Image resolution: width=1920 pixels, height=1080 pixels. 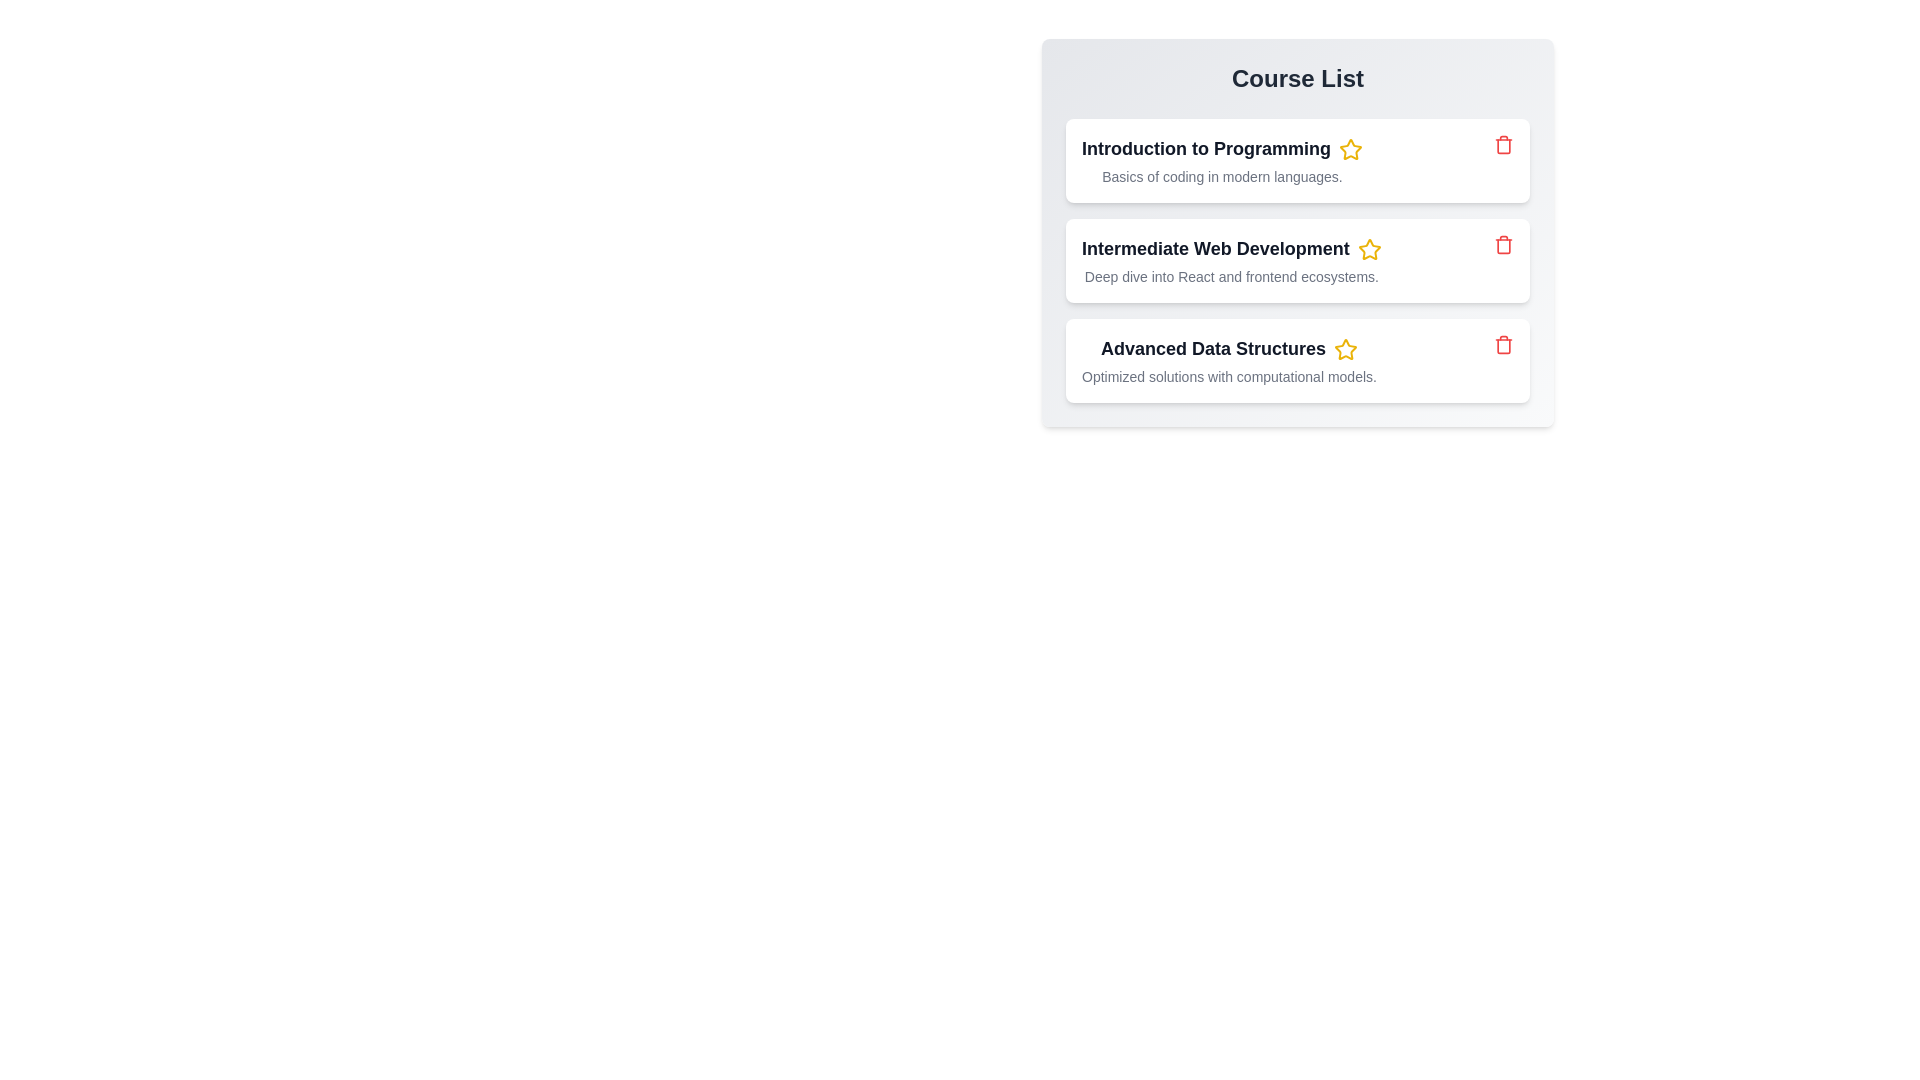 I want to click on the trash icon of the item to remove it from the list. Specify the item name as Advanced Data Structures, so click(x=1503, y=343).